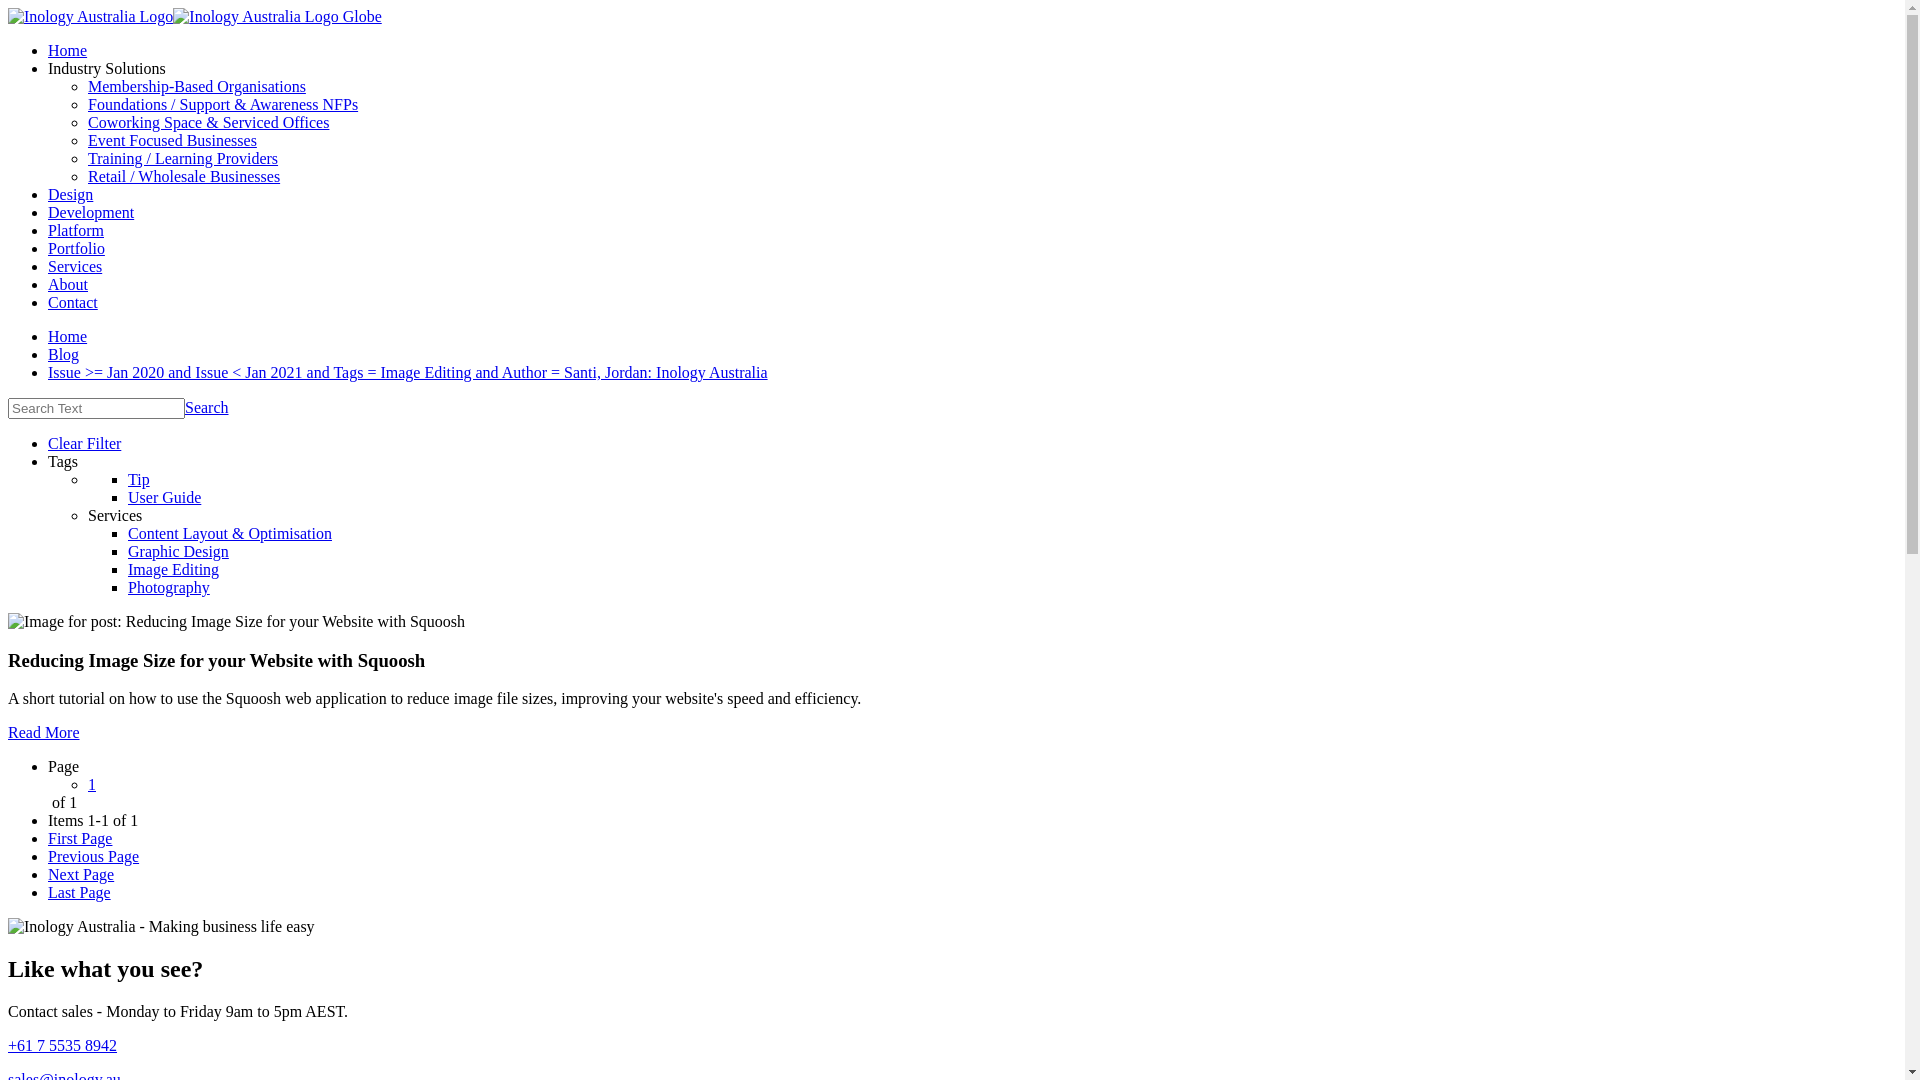  What do you see at coordinates (222, 104) in the screenshot?
I see `'Foundations / Support & Awareness NFPs'` at bounding box center [222, 104].